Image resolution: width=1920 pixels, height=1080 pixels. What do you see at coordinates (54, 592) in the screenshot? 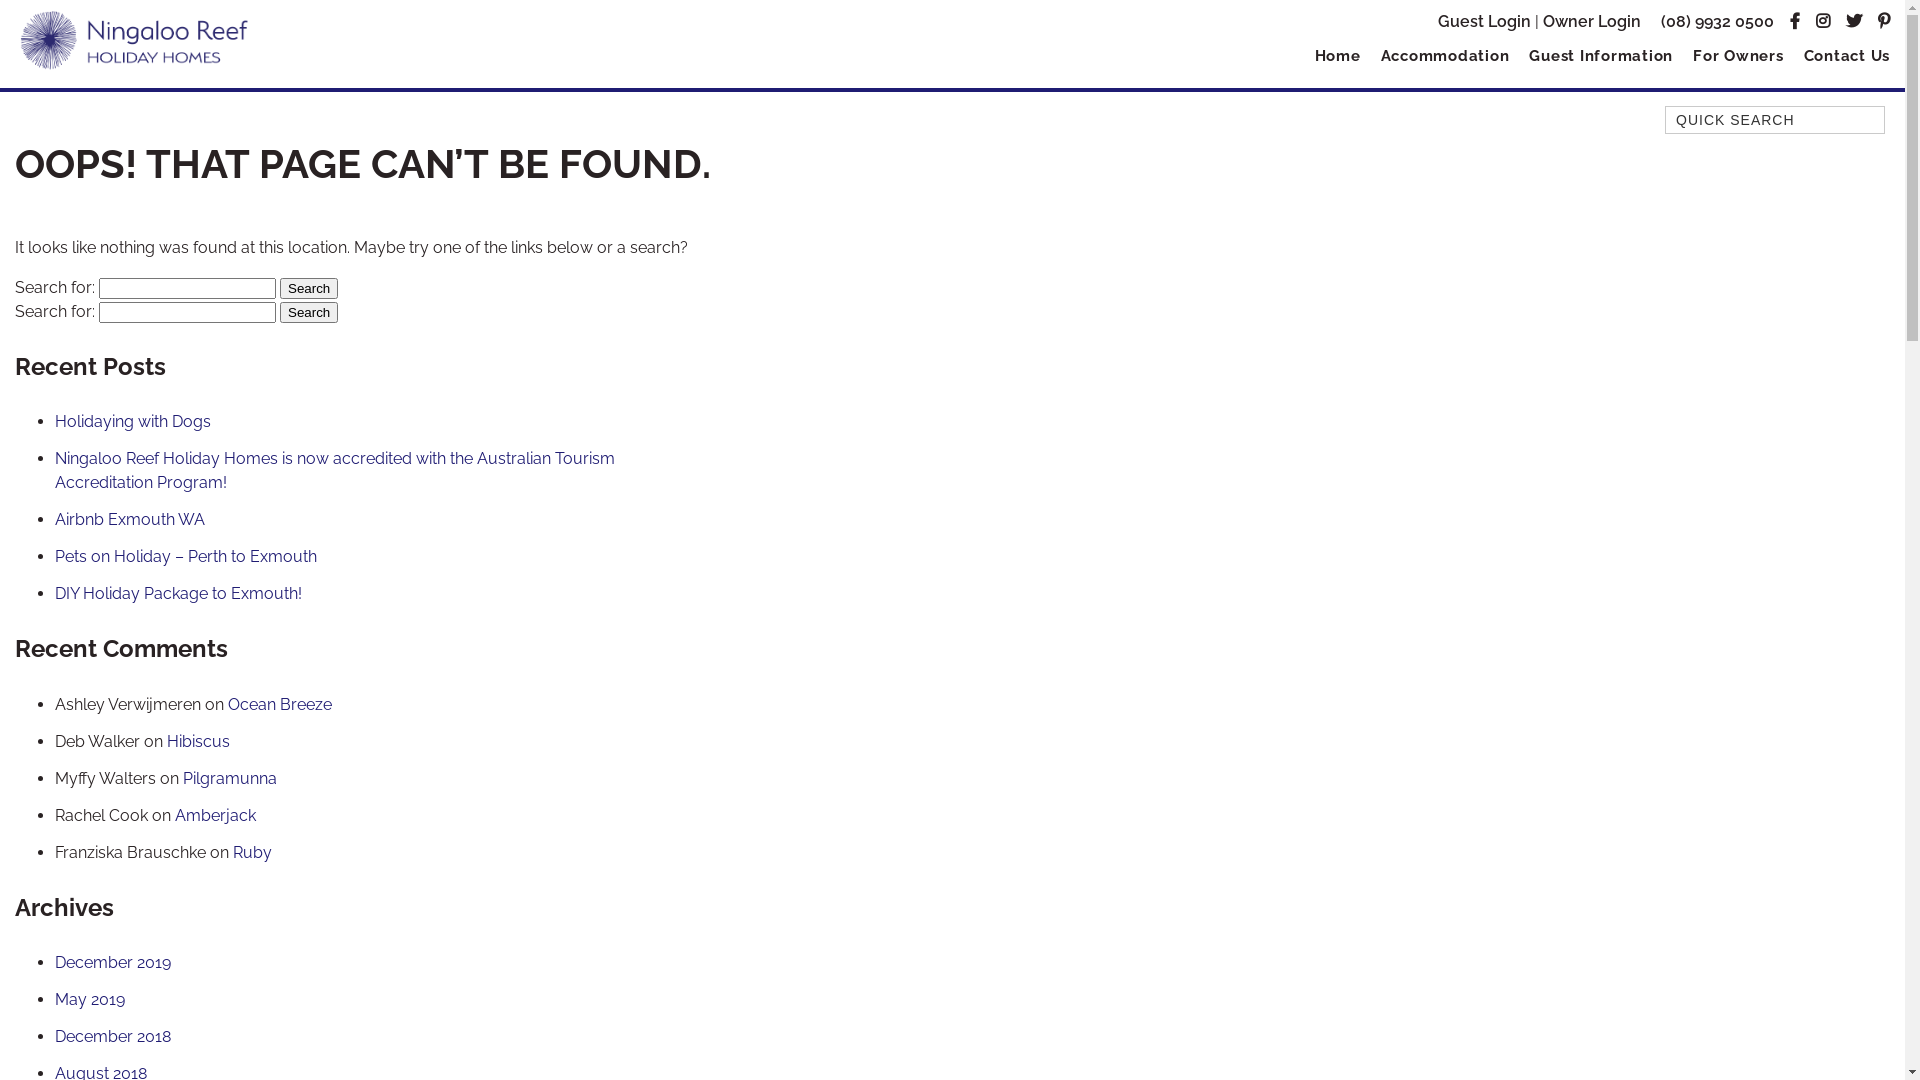
I see `'DIY Holiday Package to Exmouth!'` at bounding box center [54, 592].